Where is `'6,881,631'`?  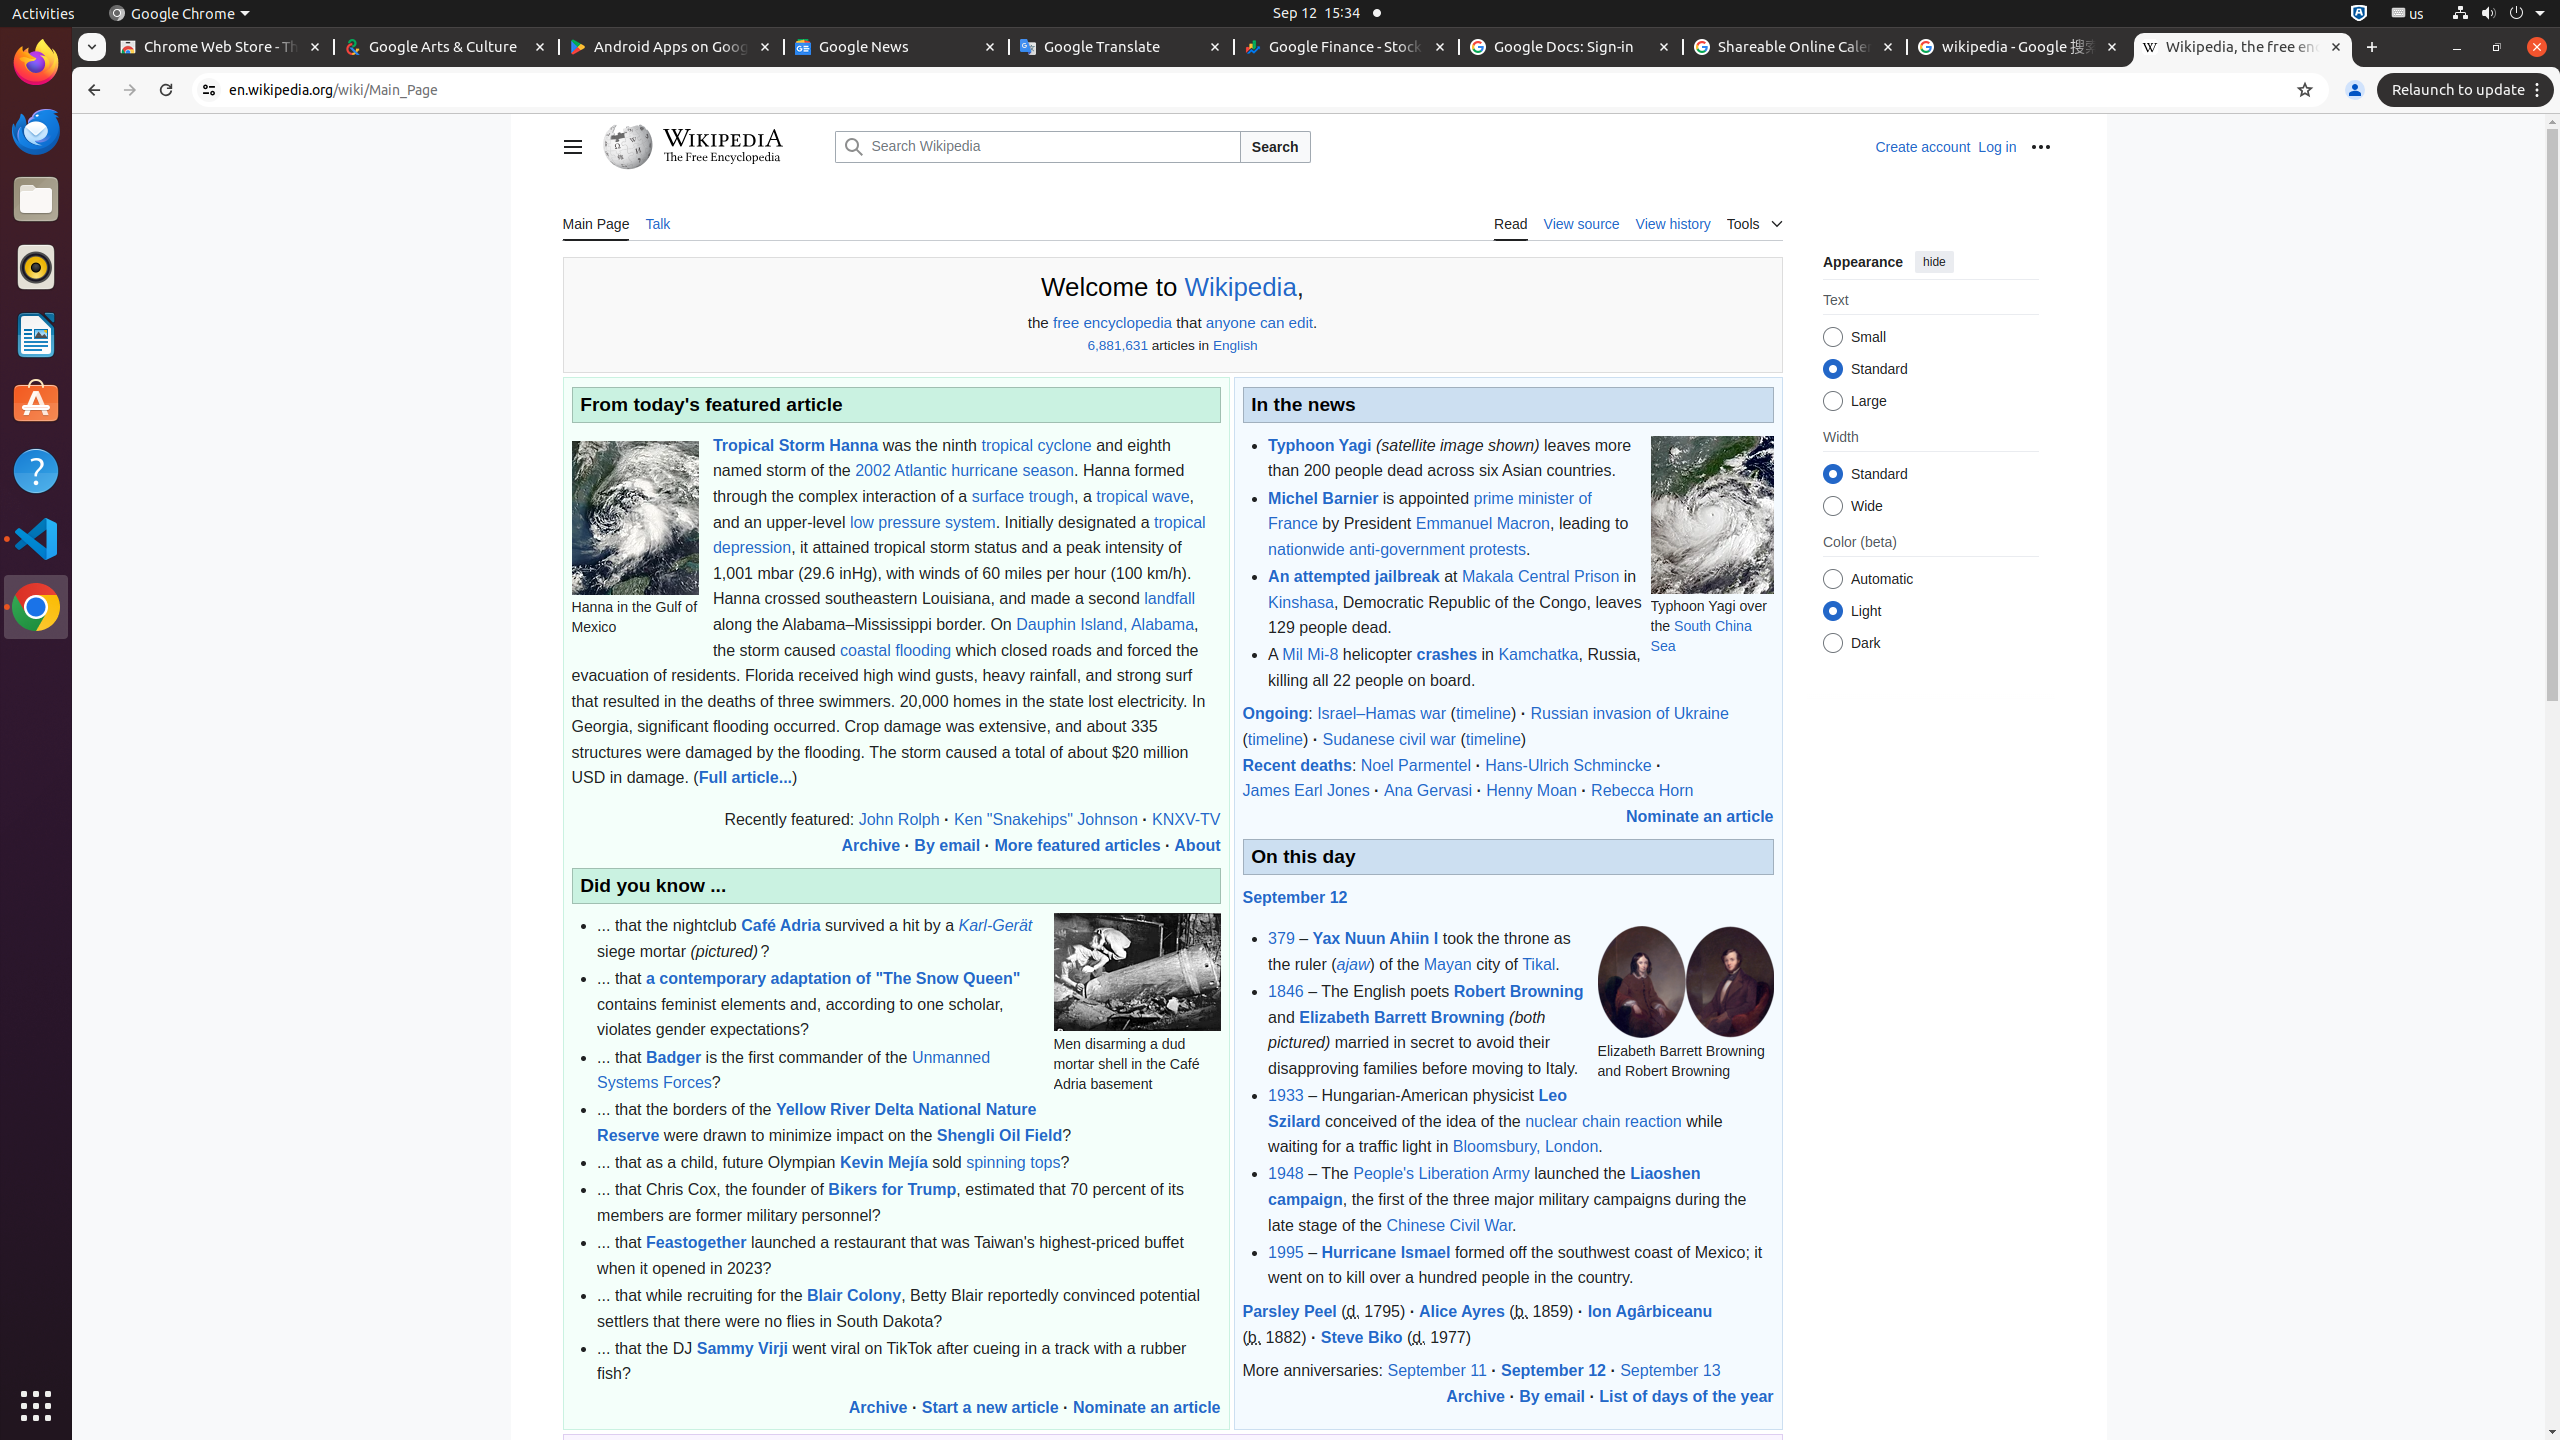 '6,881,631' is located at coordinates (1116, 345).